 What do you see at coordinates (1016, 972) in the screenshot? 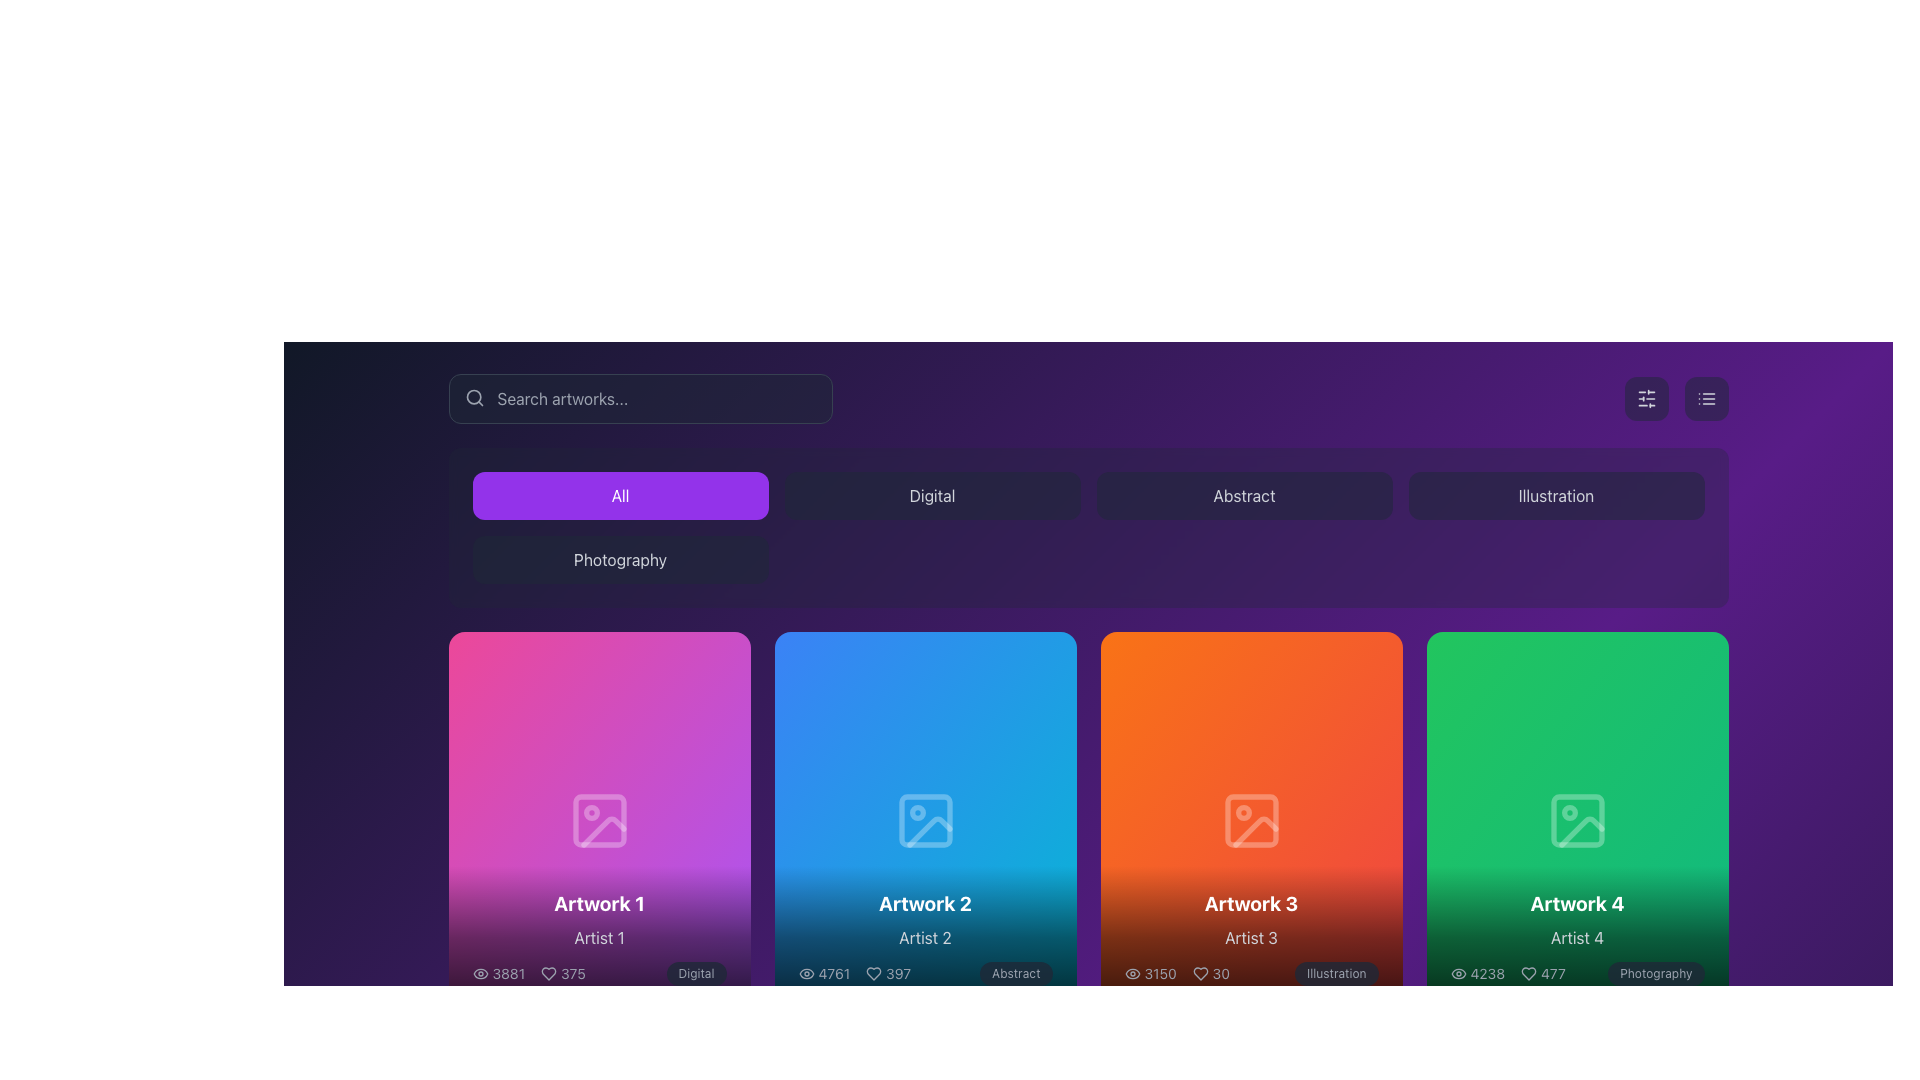
I see `text 'Abstract' displayed on the small, rectangular, dark gray button located at the bottom center of the second artwork card in the grid` at bounding box center [1016, 972].